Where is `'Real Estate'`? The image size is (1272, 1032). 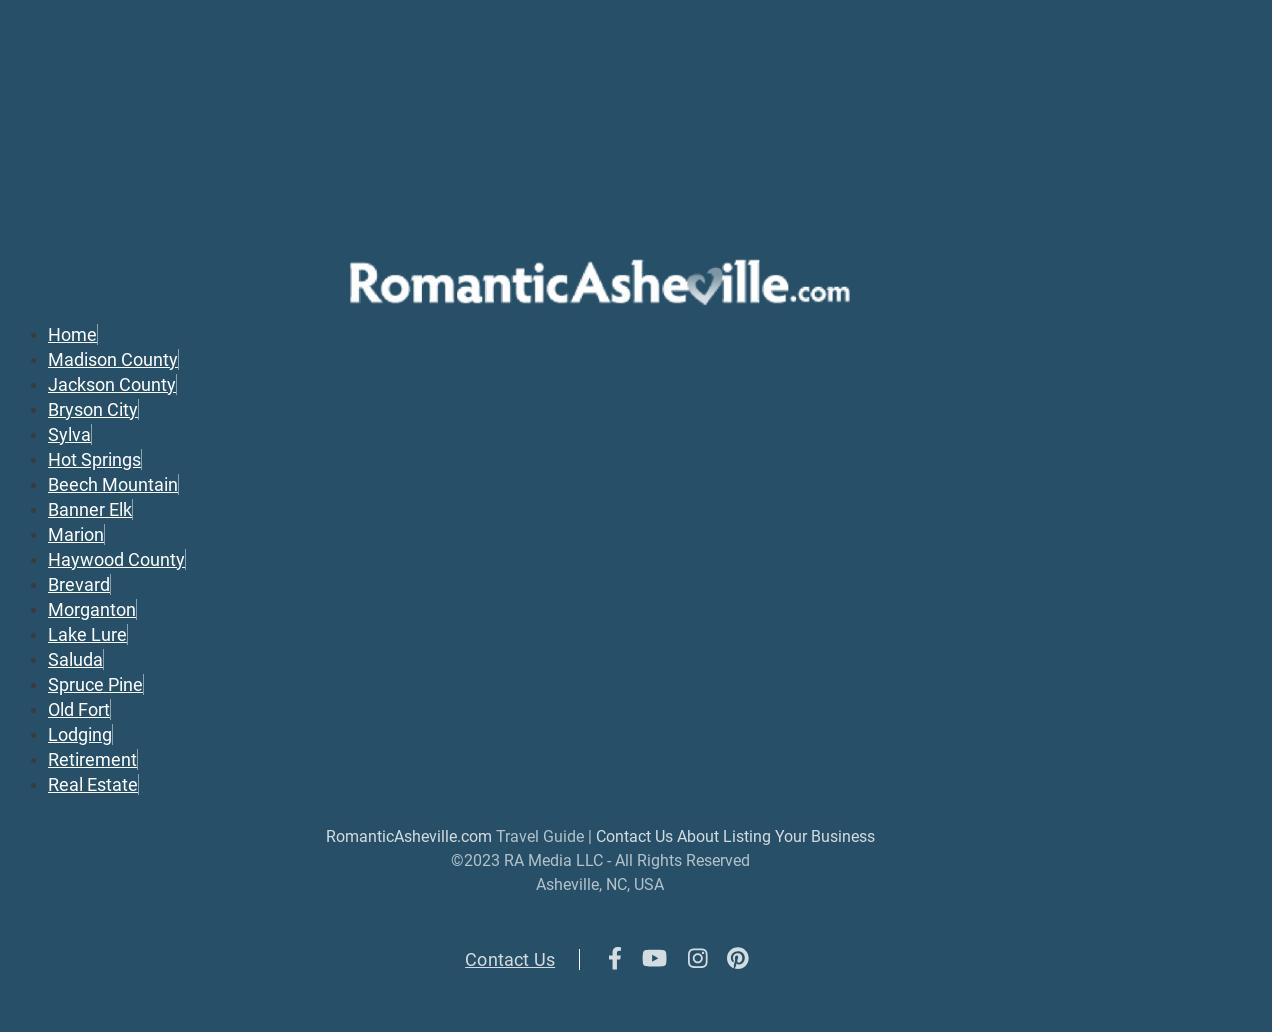
'Real Estate' is located at coordinates (92, 783).